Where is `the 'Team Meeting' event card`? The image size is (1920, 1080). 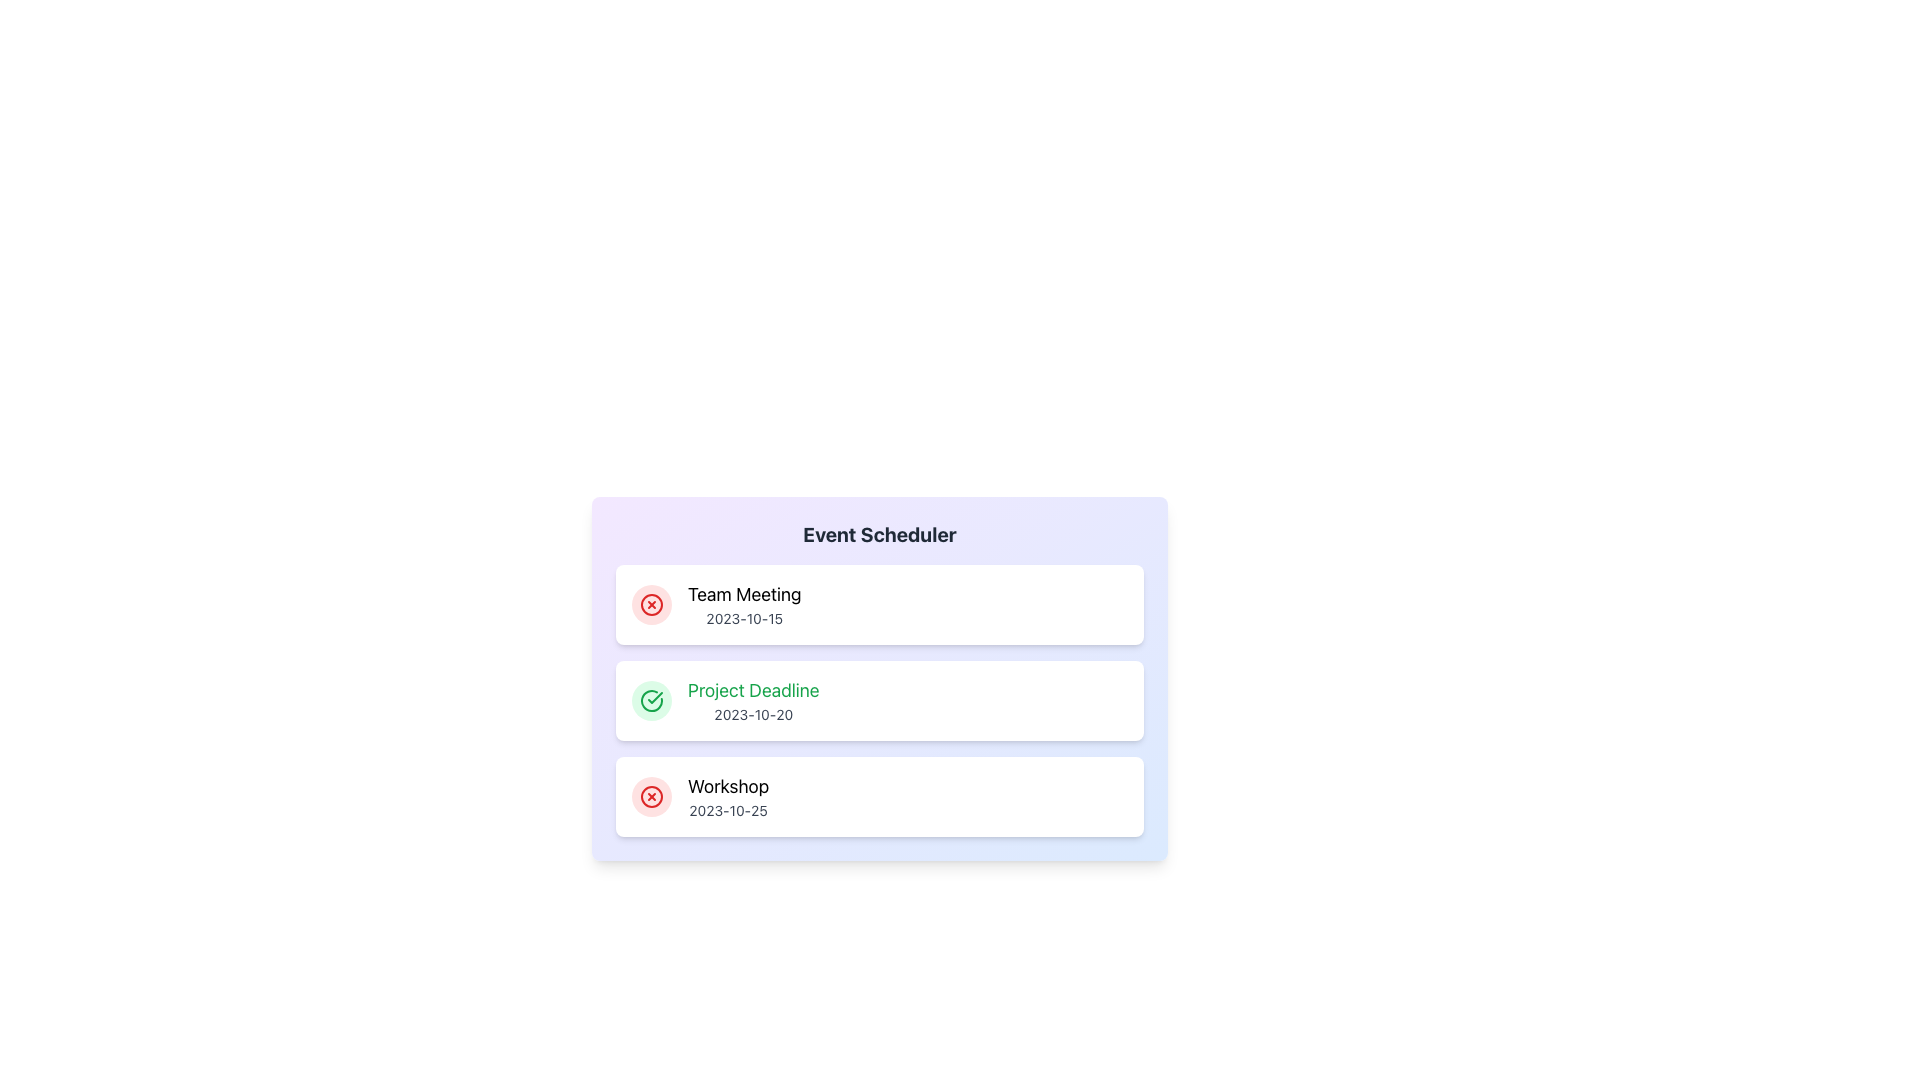 the 'Team Meeting' event card is located at coordinates (879, 604).